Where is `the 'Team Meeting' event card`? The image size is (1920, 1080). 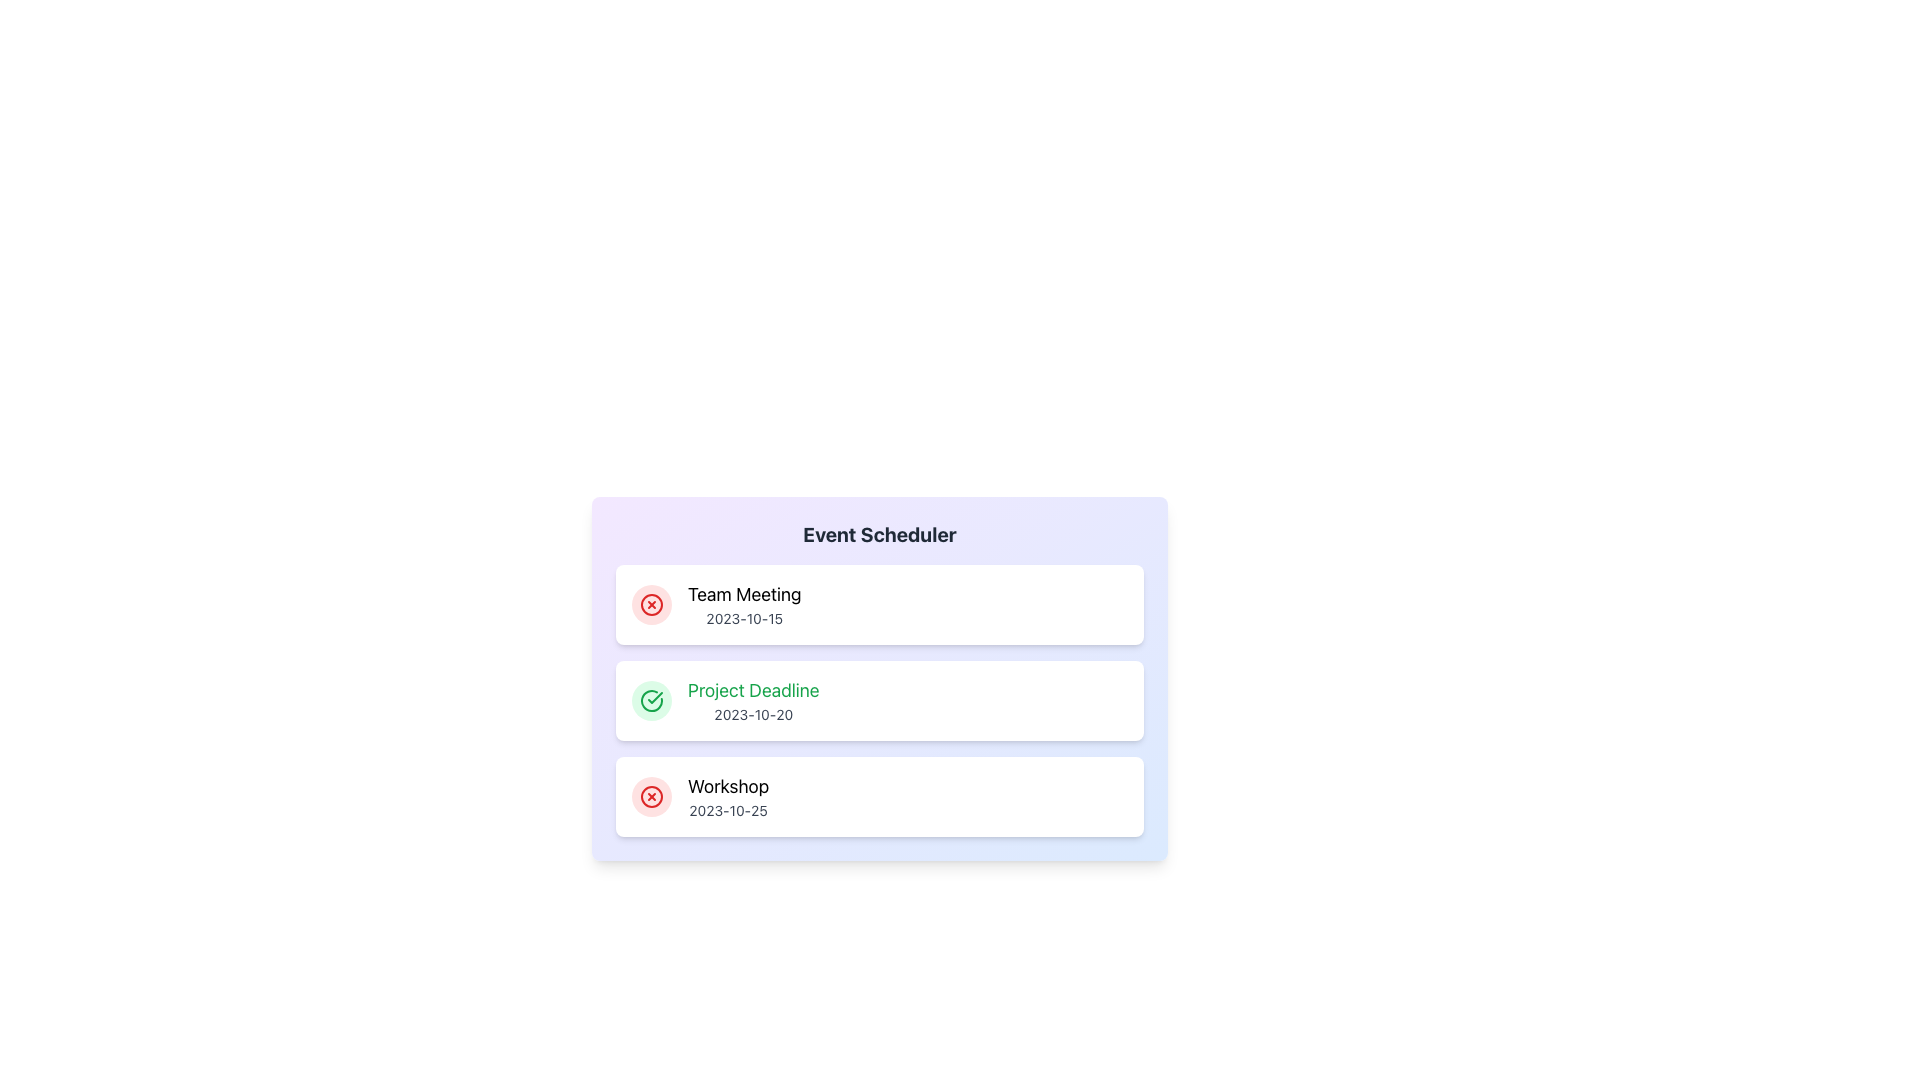 the 'Team Meeting' event card is located at coordinates (879, 604).